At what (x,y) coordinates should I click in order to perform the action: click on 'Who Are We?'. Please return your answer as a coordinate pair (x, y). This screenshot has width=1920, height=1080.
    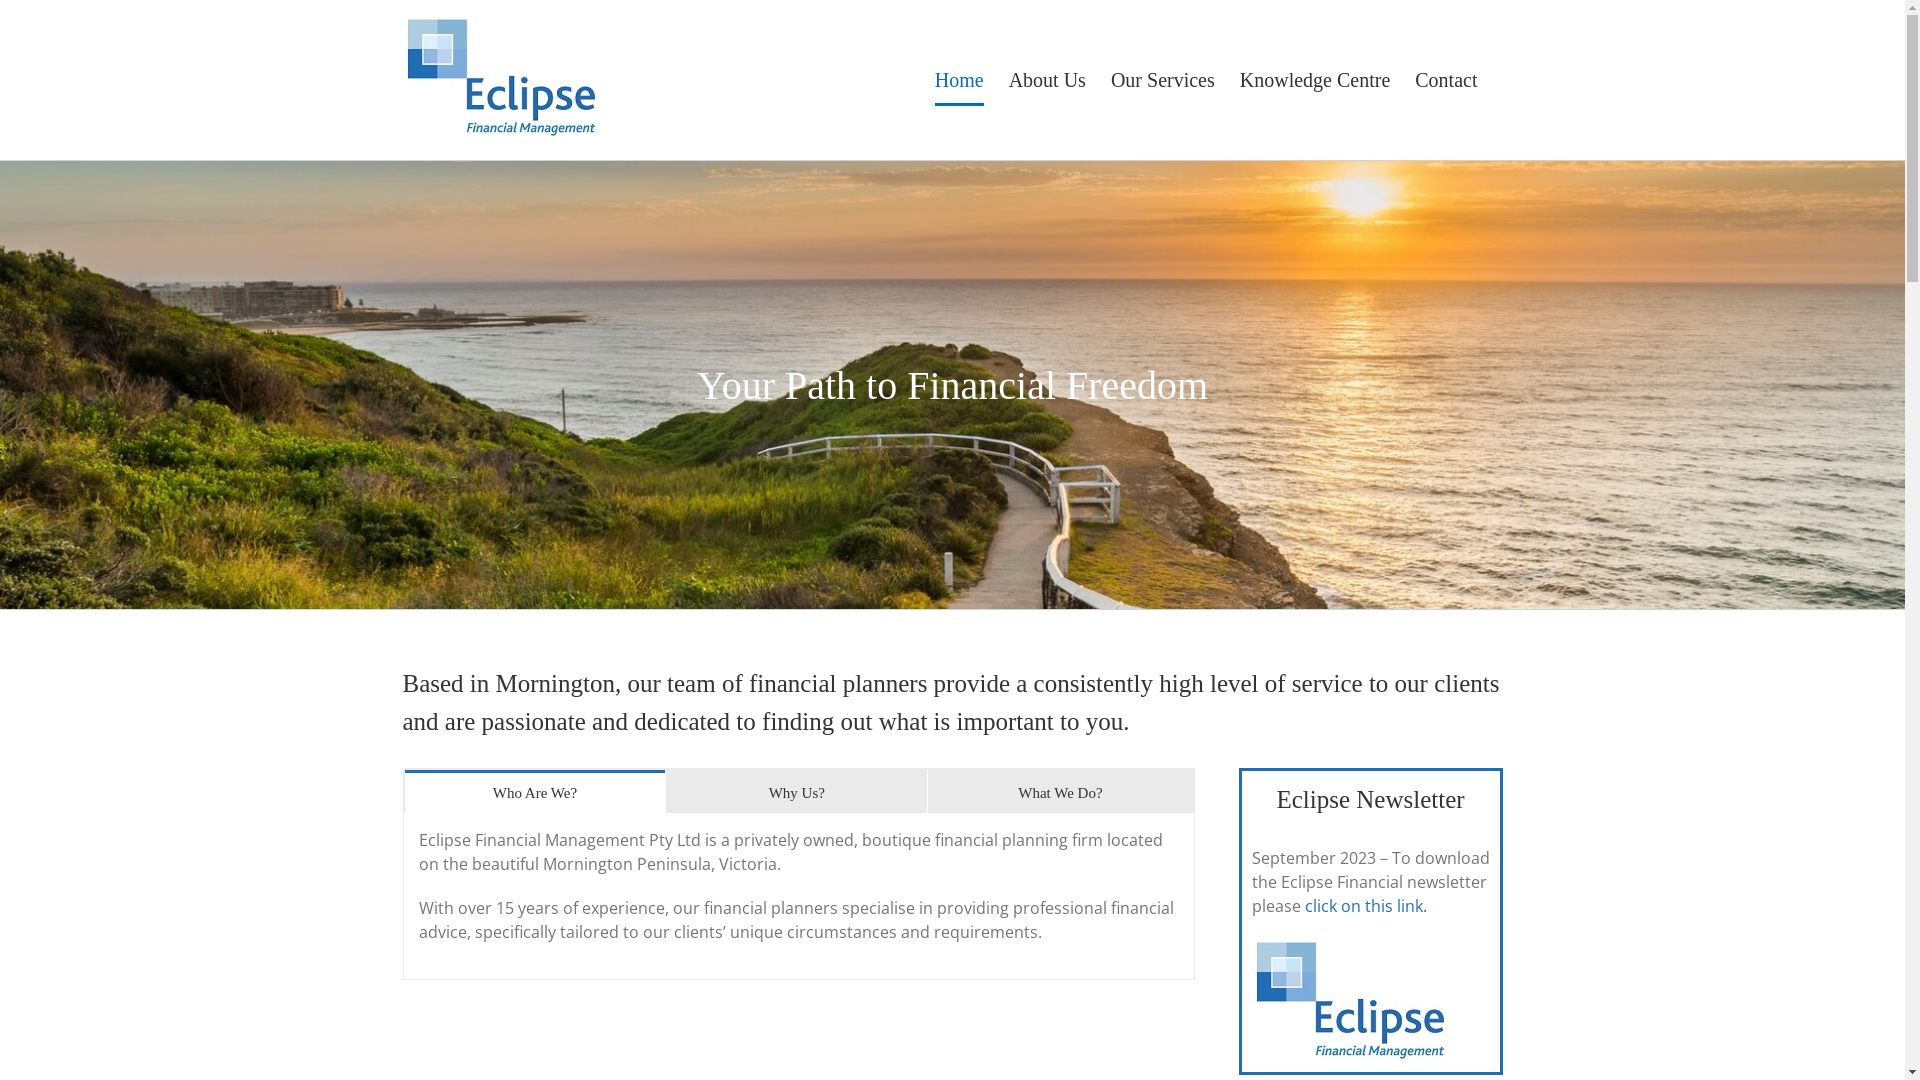
    Looking at the image, I should click on (534, 790).